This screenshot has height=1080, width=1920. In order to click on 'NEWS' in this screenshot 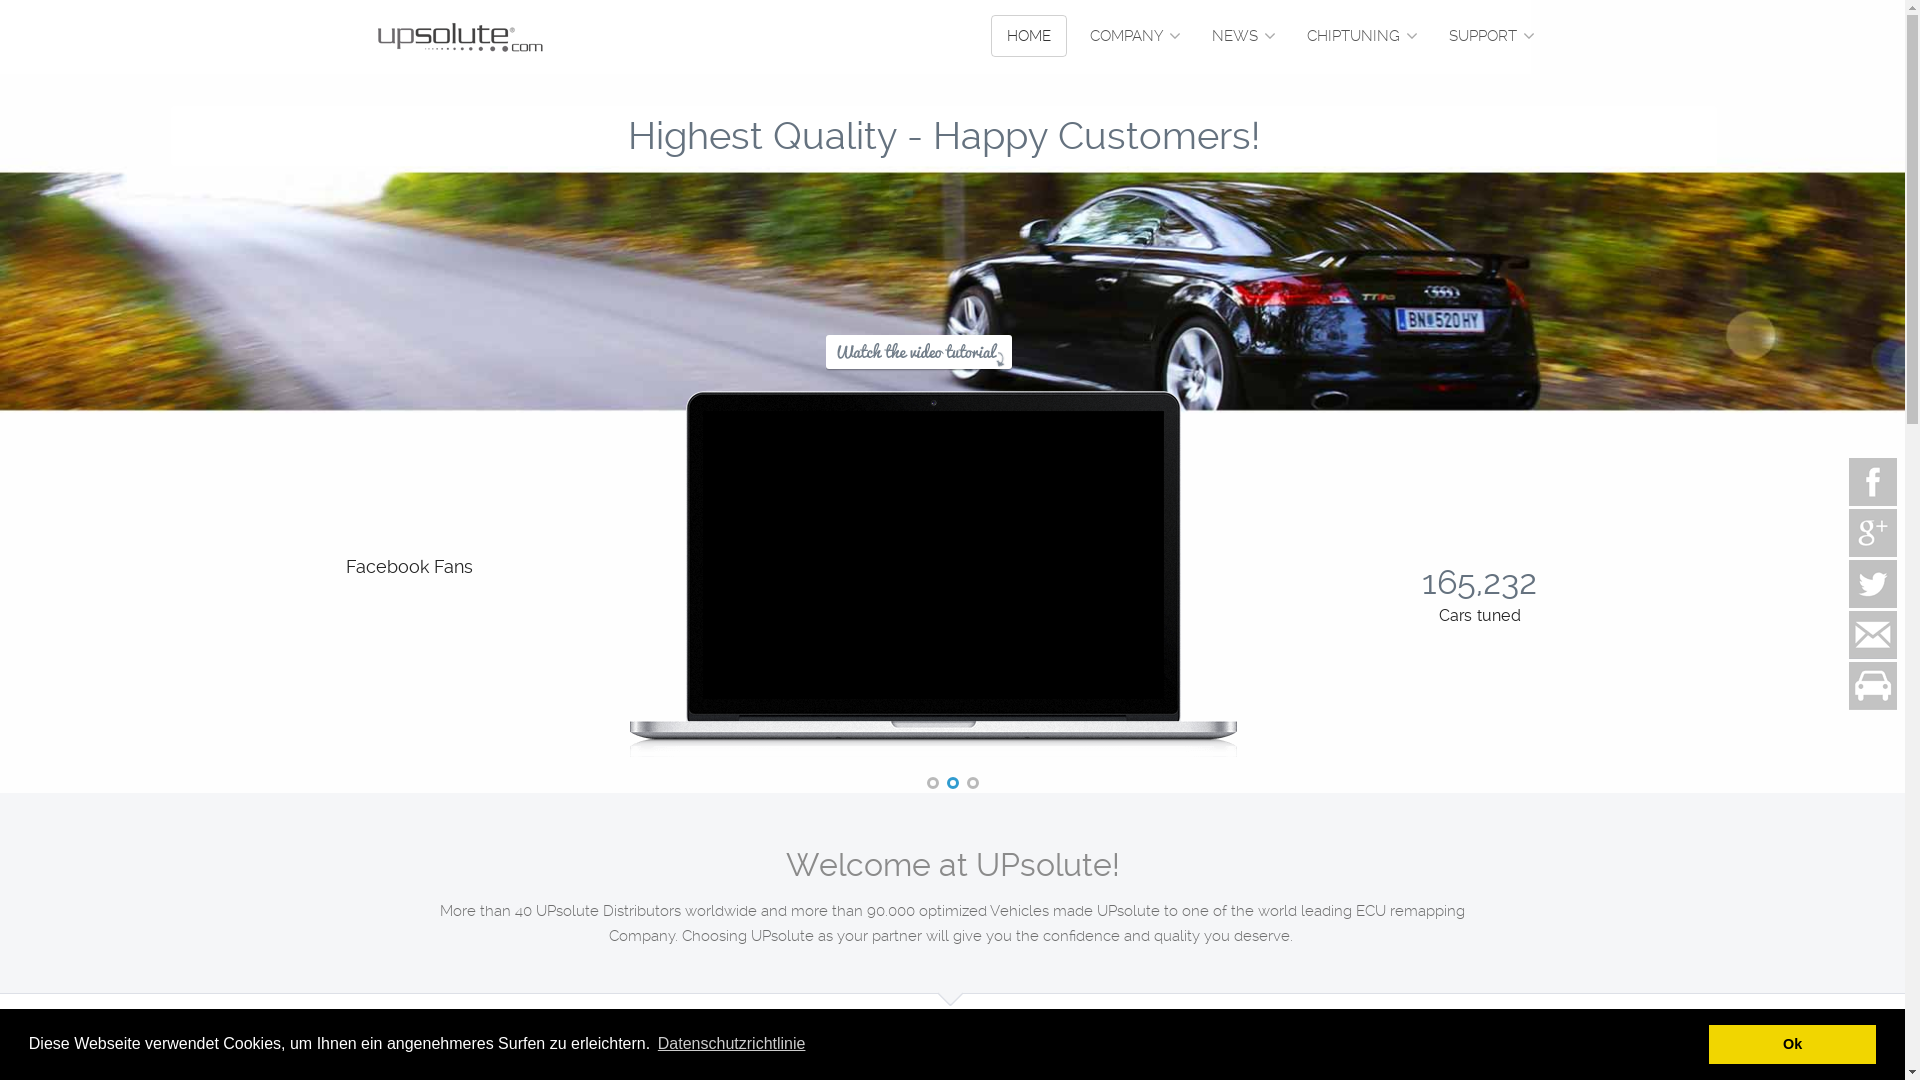, I will do `click(1238, 35)`.